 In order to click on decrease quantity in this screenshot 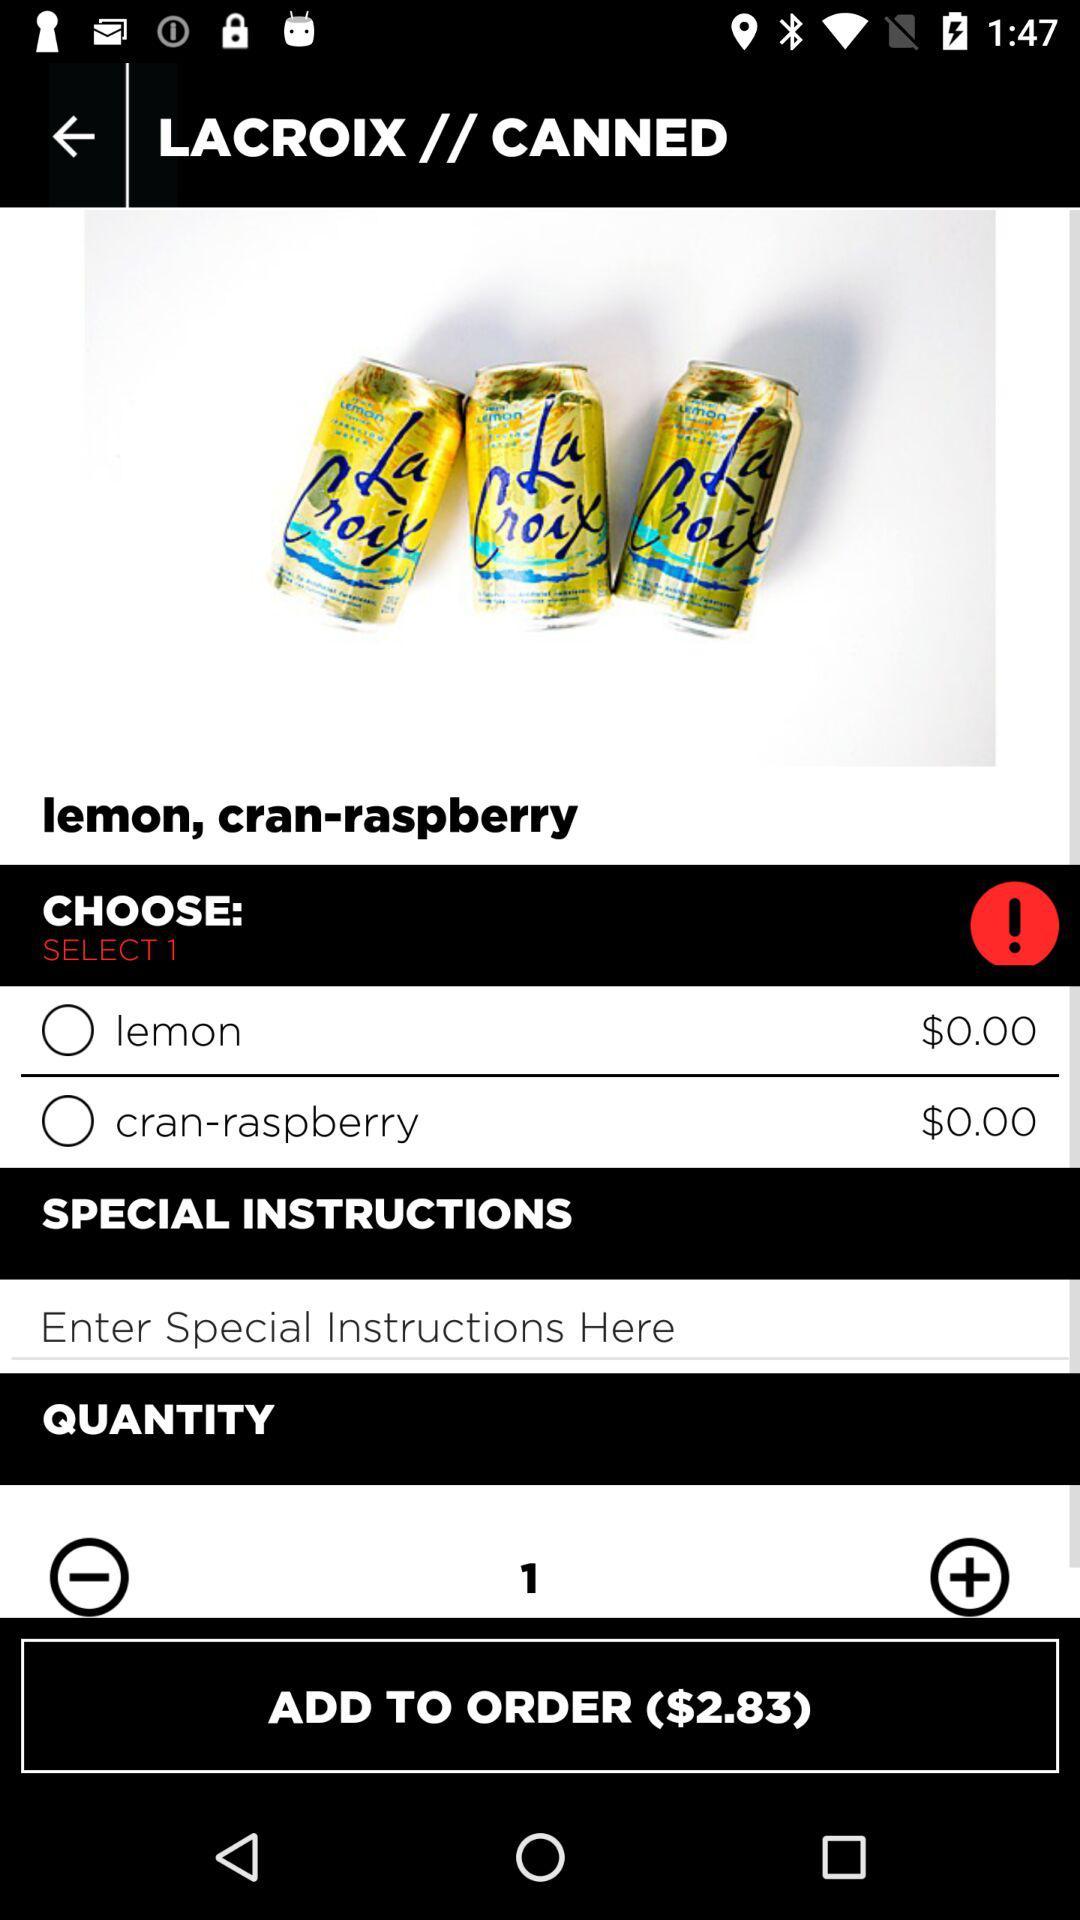, I will do `click(88, 1562)`.